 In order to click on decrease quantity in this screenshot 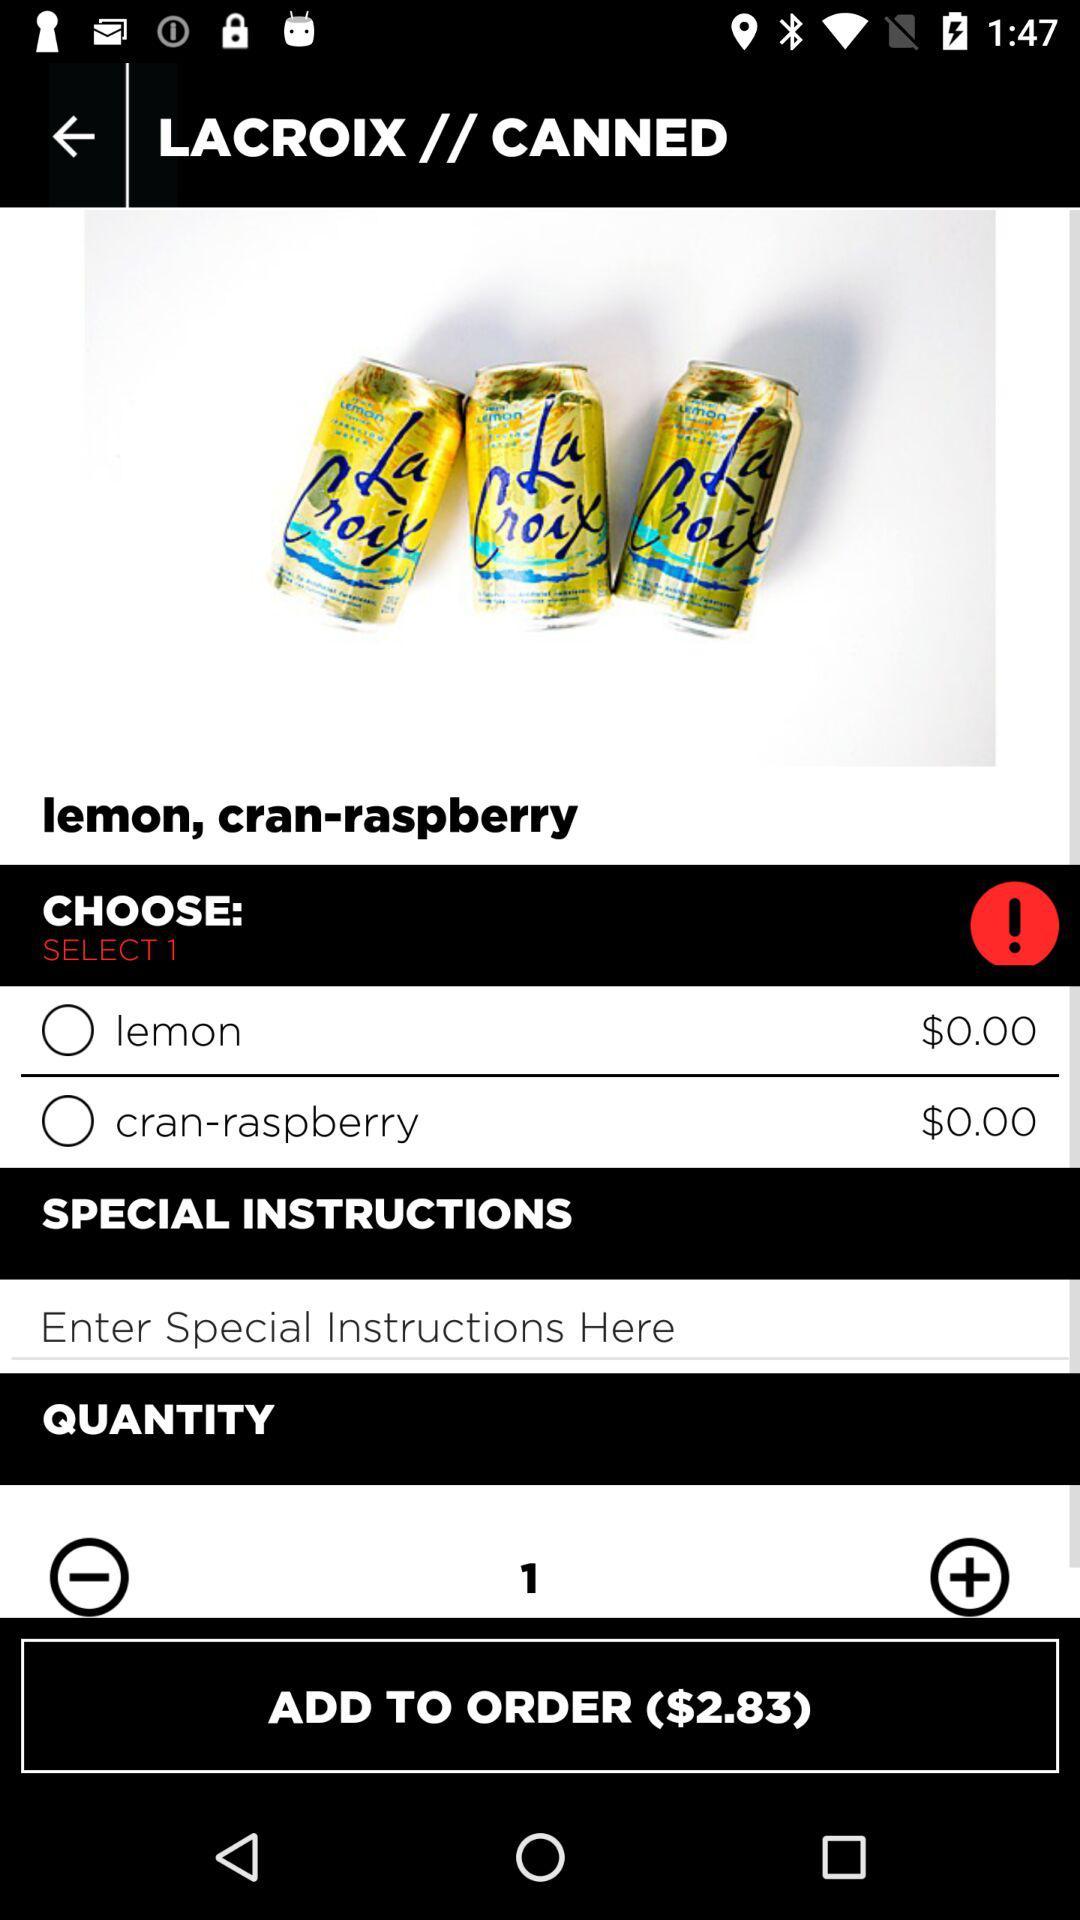, I will do `click(88, 1562)`.